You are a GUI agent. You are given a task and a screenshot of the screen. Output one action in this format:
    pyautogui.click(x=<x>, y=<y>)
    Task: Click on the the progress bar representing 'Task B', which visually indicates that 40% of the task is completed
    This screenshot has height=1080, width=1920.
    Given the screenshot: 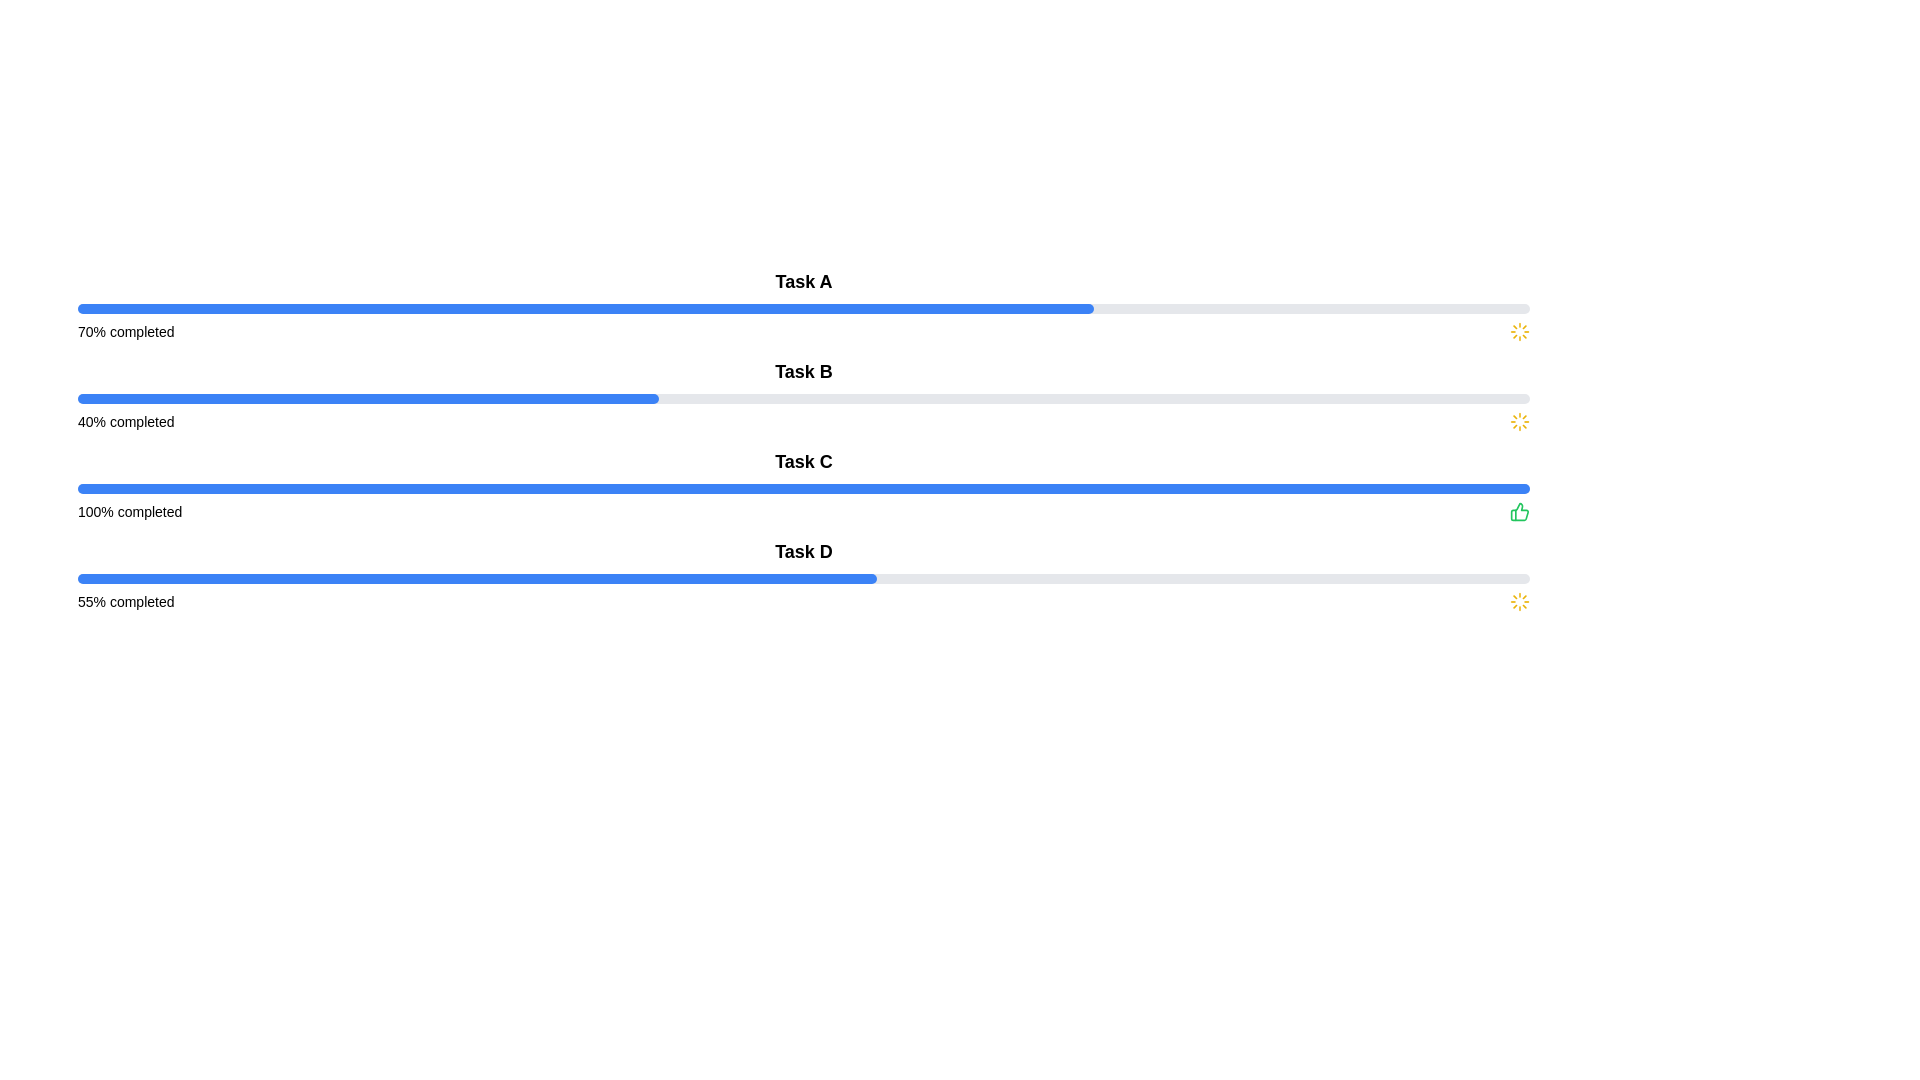 What is the action you would take?
    pyautogui.click(x=804, y=398)
    